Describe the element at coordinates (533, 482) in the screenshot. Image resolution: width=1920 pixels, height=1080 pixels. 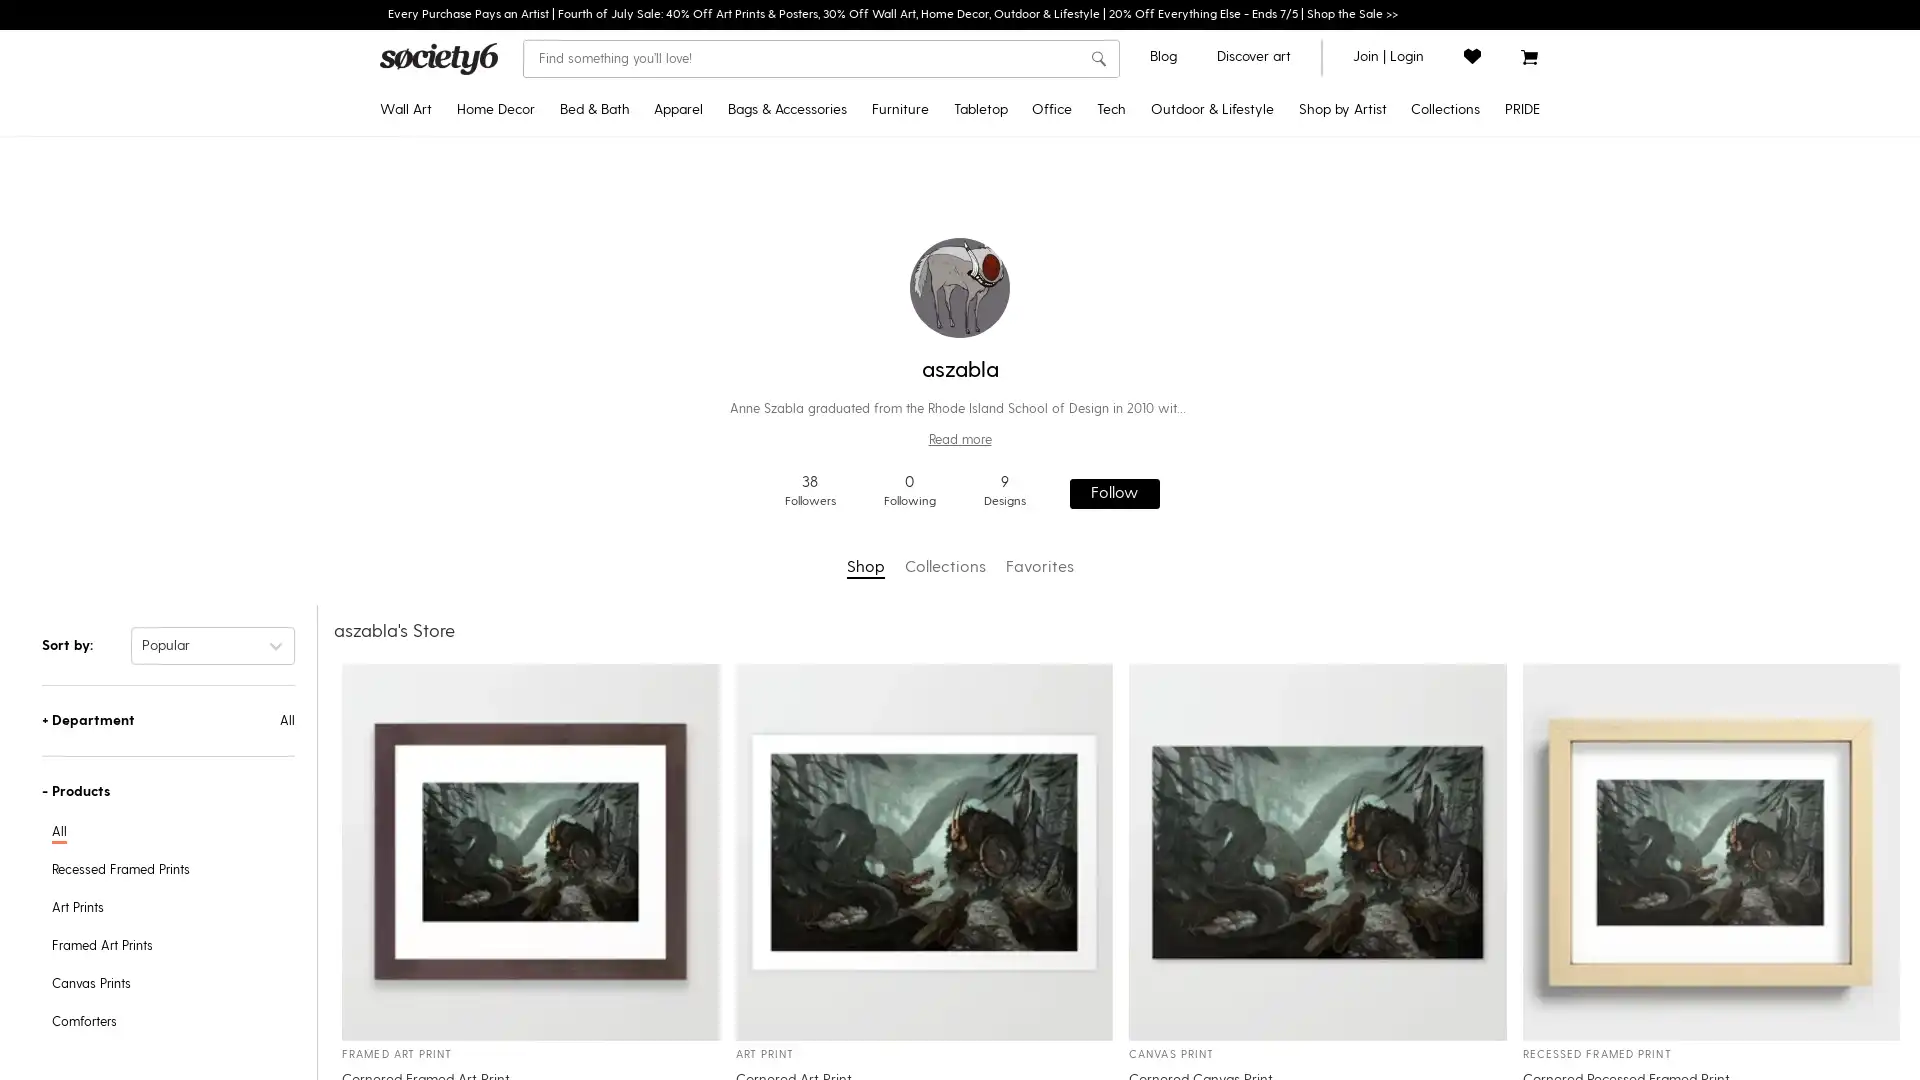
I see `Wallpaper` at that location.